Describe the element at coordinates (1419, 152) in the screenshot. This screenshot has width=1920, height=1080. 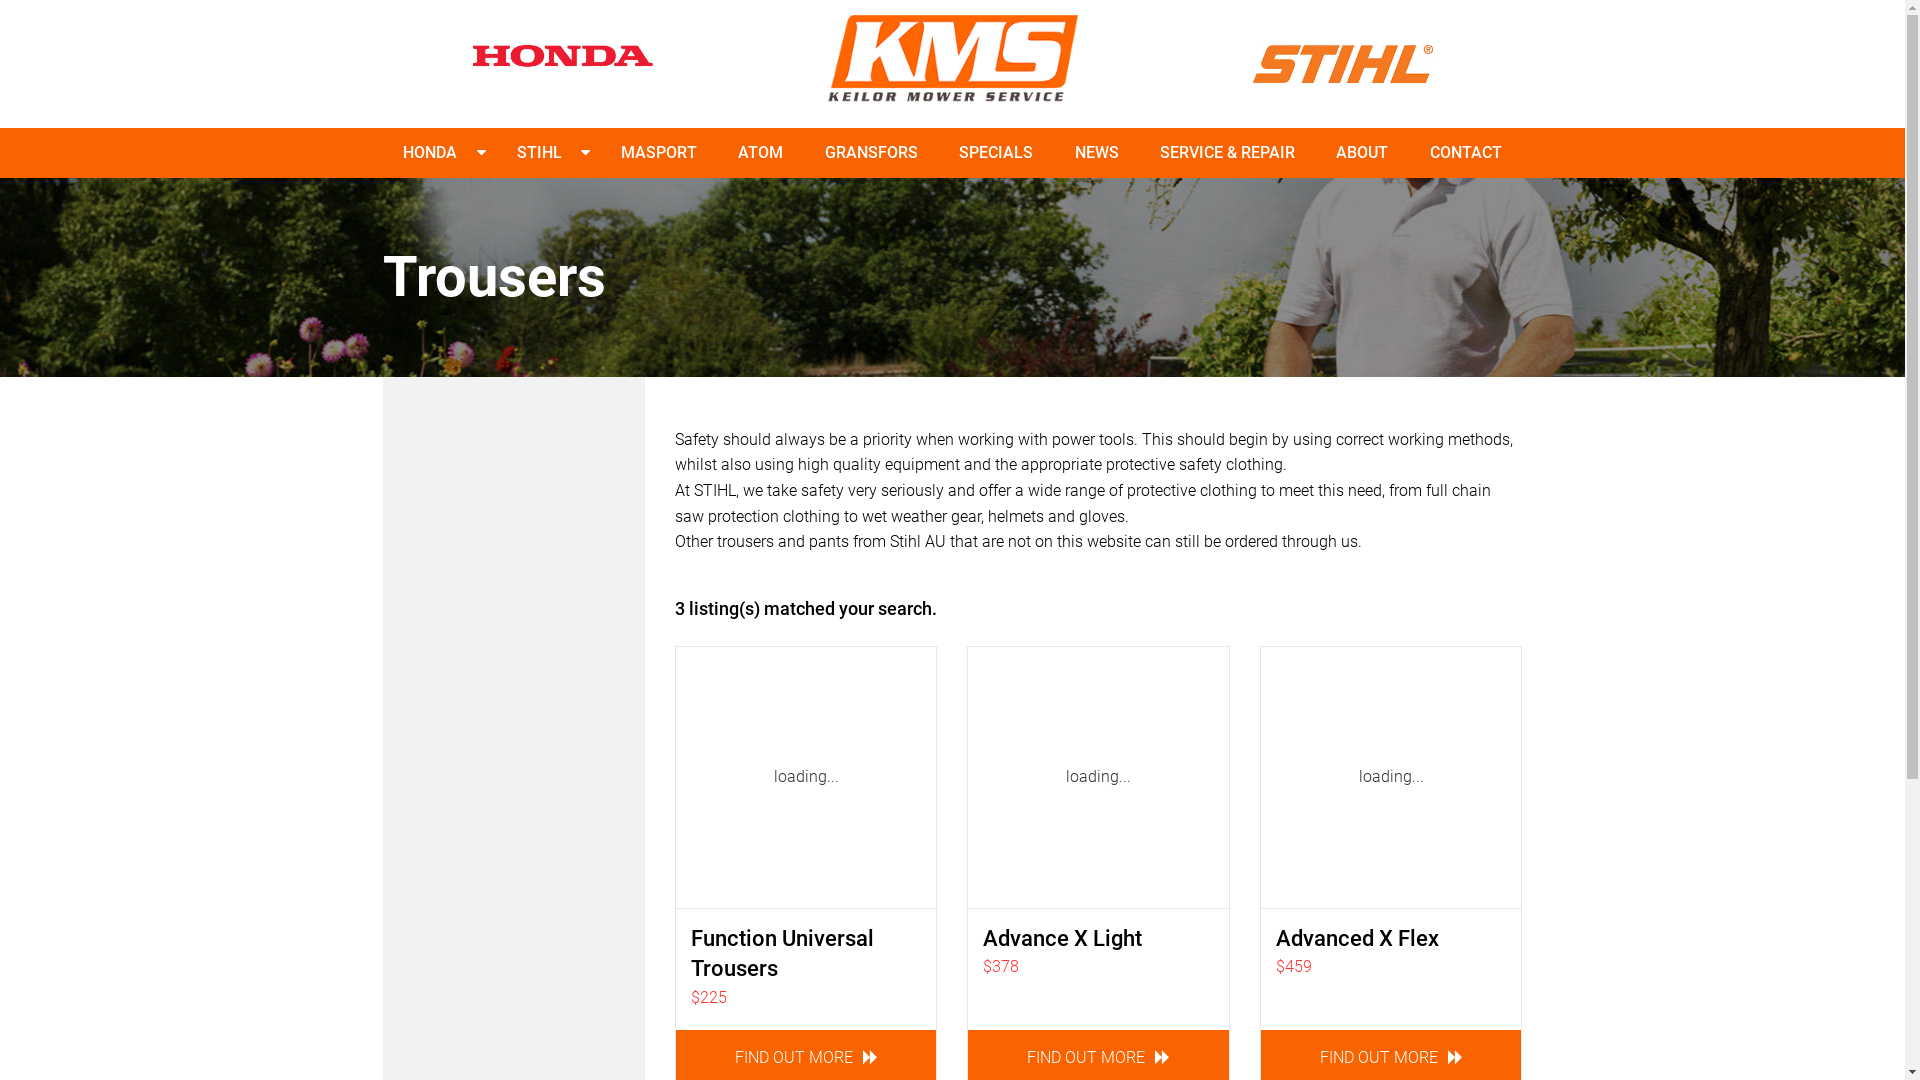
I see `'CONTACT'` at that location.